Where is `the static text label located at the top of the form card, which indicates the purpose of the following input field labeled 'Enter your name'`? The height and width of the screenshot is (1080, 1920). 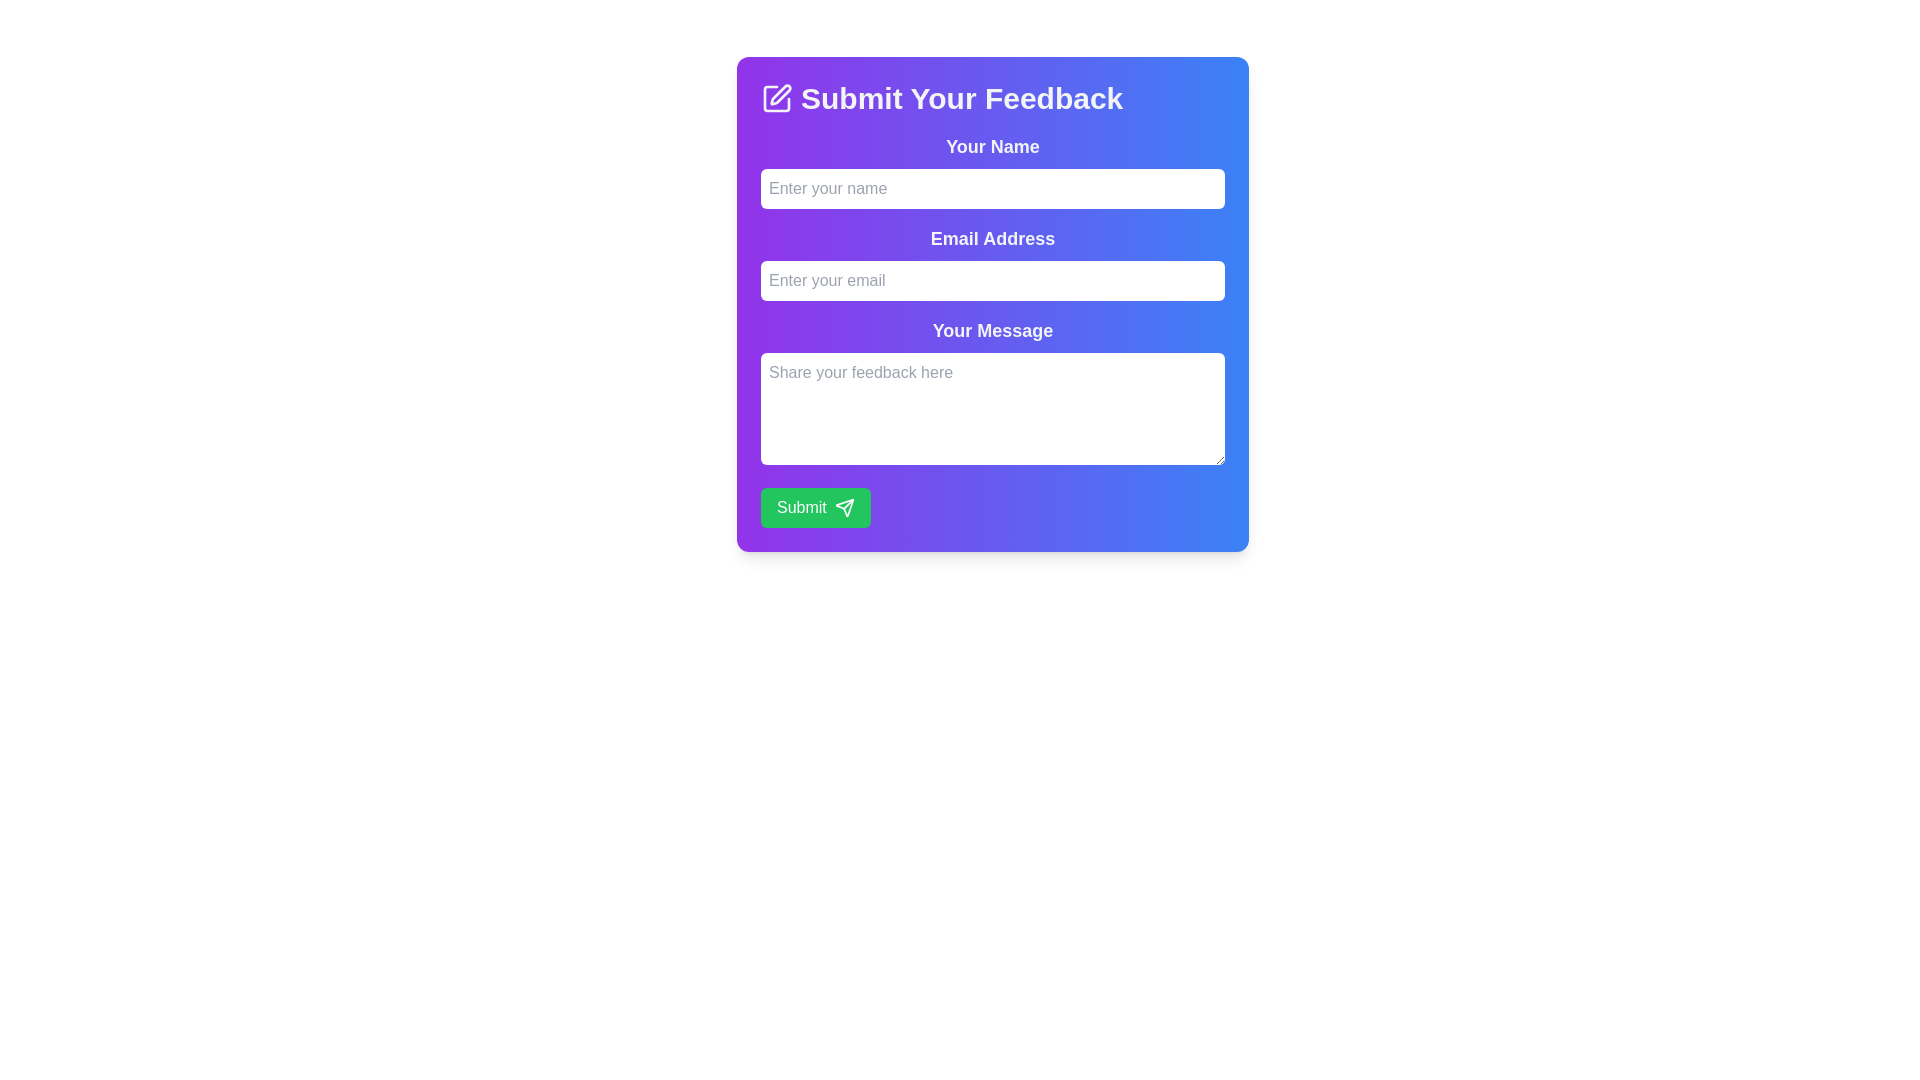
the static text label located at the top of the form card, which indicates the purpose of the following input field labeled 'Enter your name' is located at coordinates (993, 145).